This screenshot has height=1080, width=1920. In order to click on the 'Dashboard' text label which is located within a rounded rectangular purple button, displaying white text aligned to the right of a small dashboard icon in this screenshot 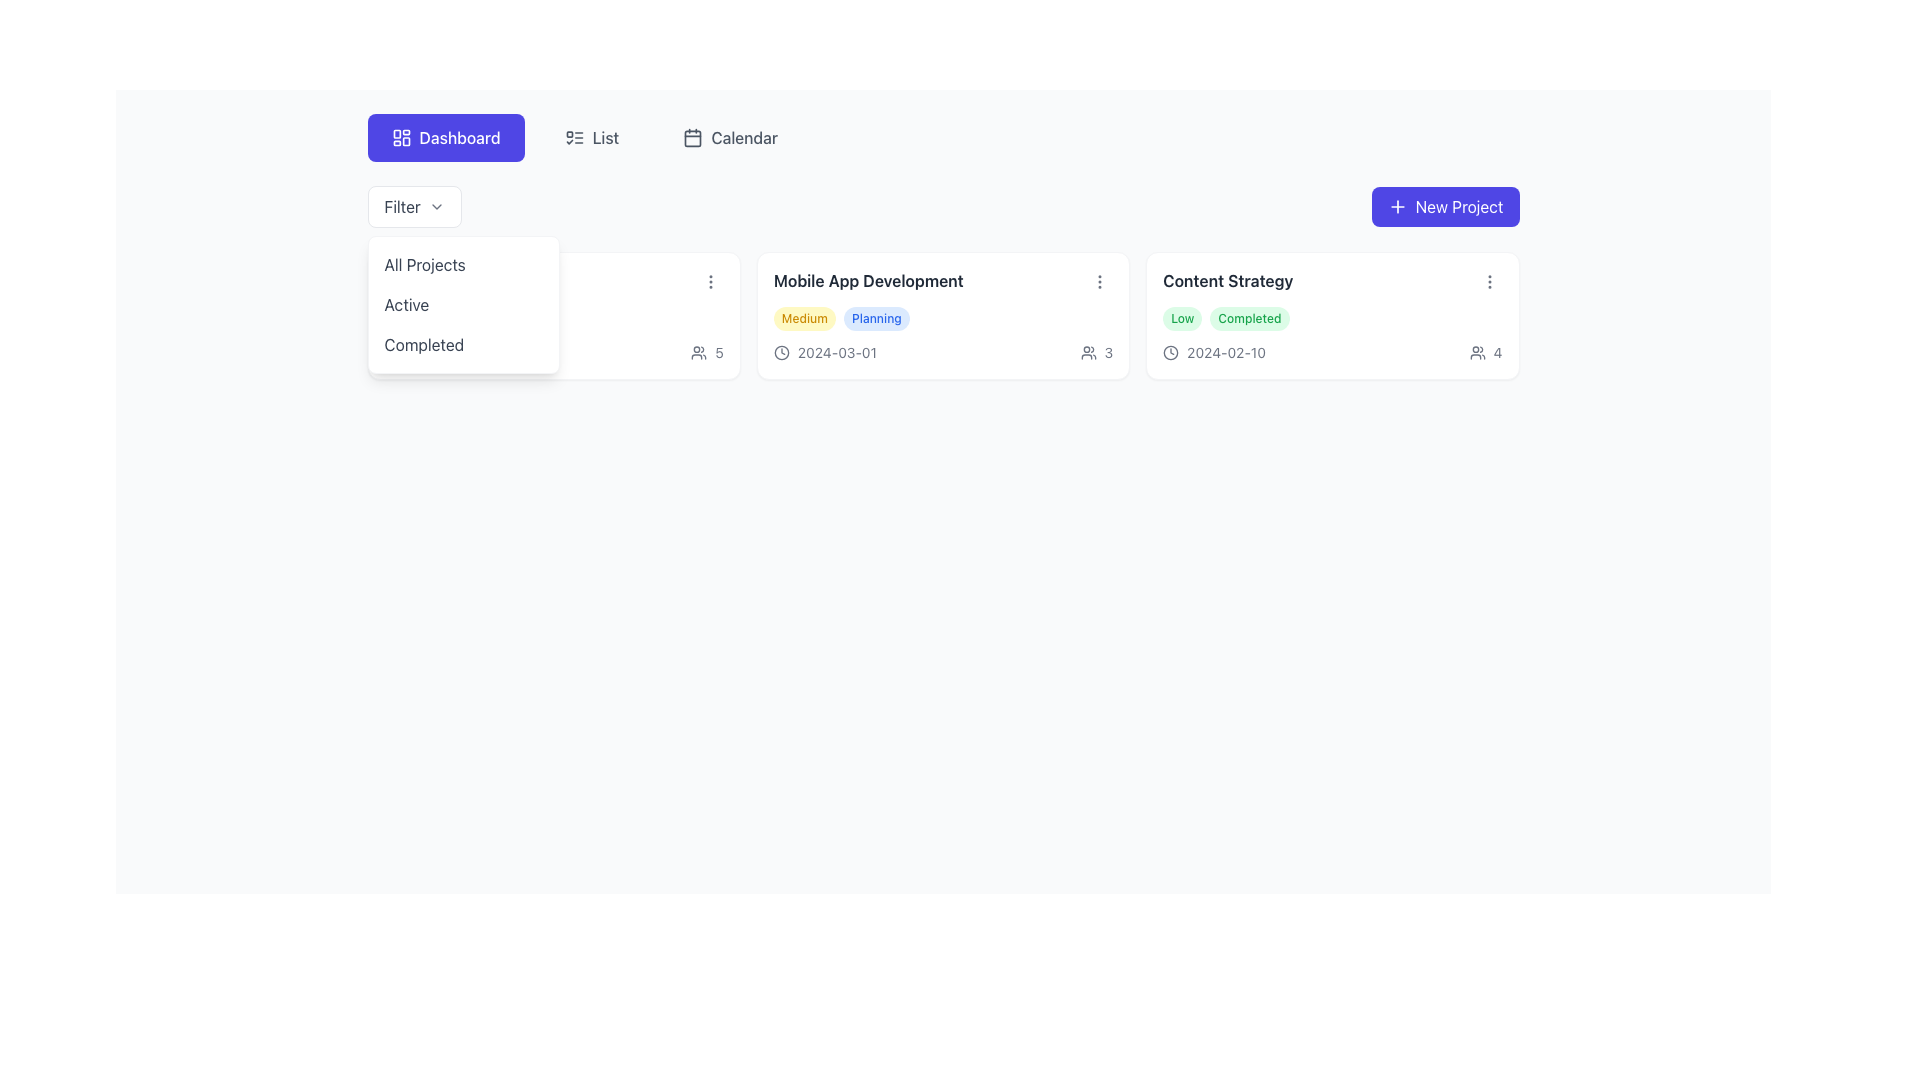, I will do `click(459, 137)`.